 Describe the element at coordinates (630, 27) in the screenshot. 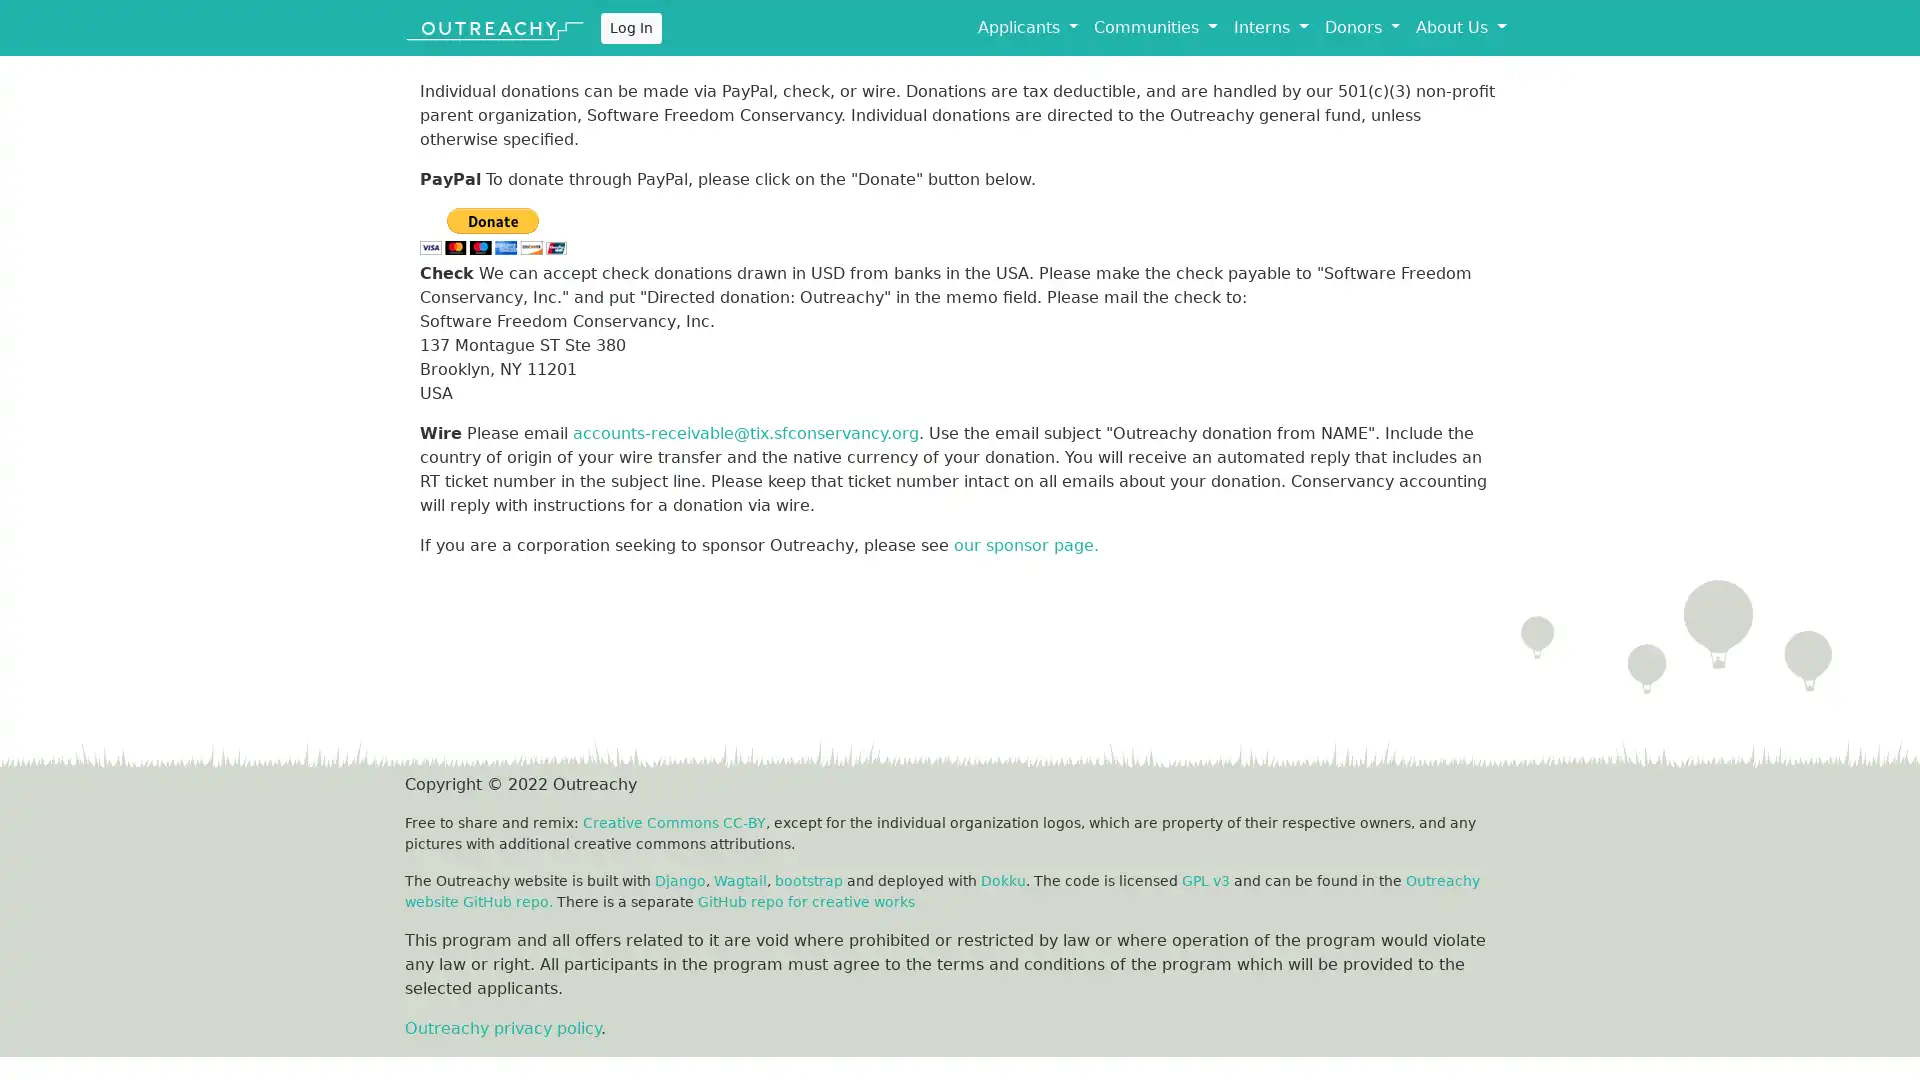

I see `Log In` at that location.